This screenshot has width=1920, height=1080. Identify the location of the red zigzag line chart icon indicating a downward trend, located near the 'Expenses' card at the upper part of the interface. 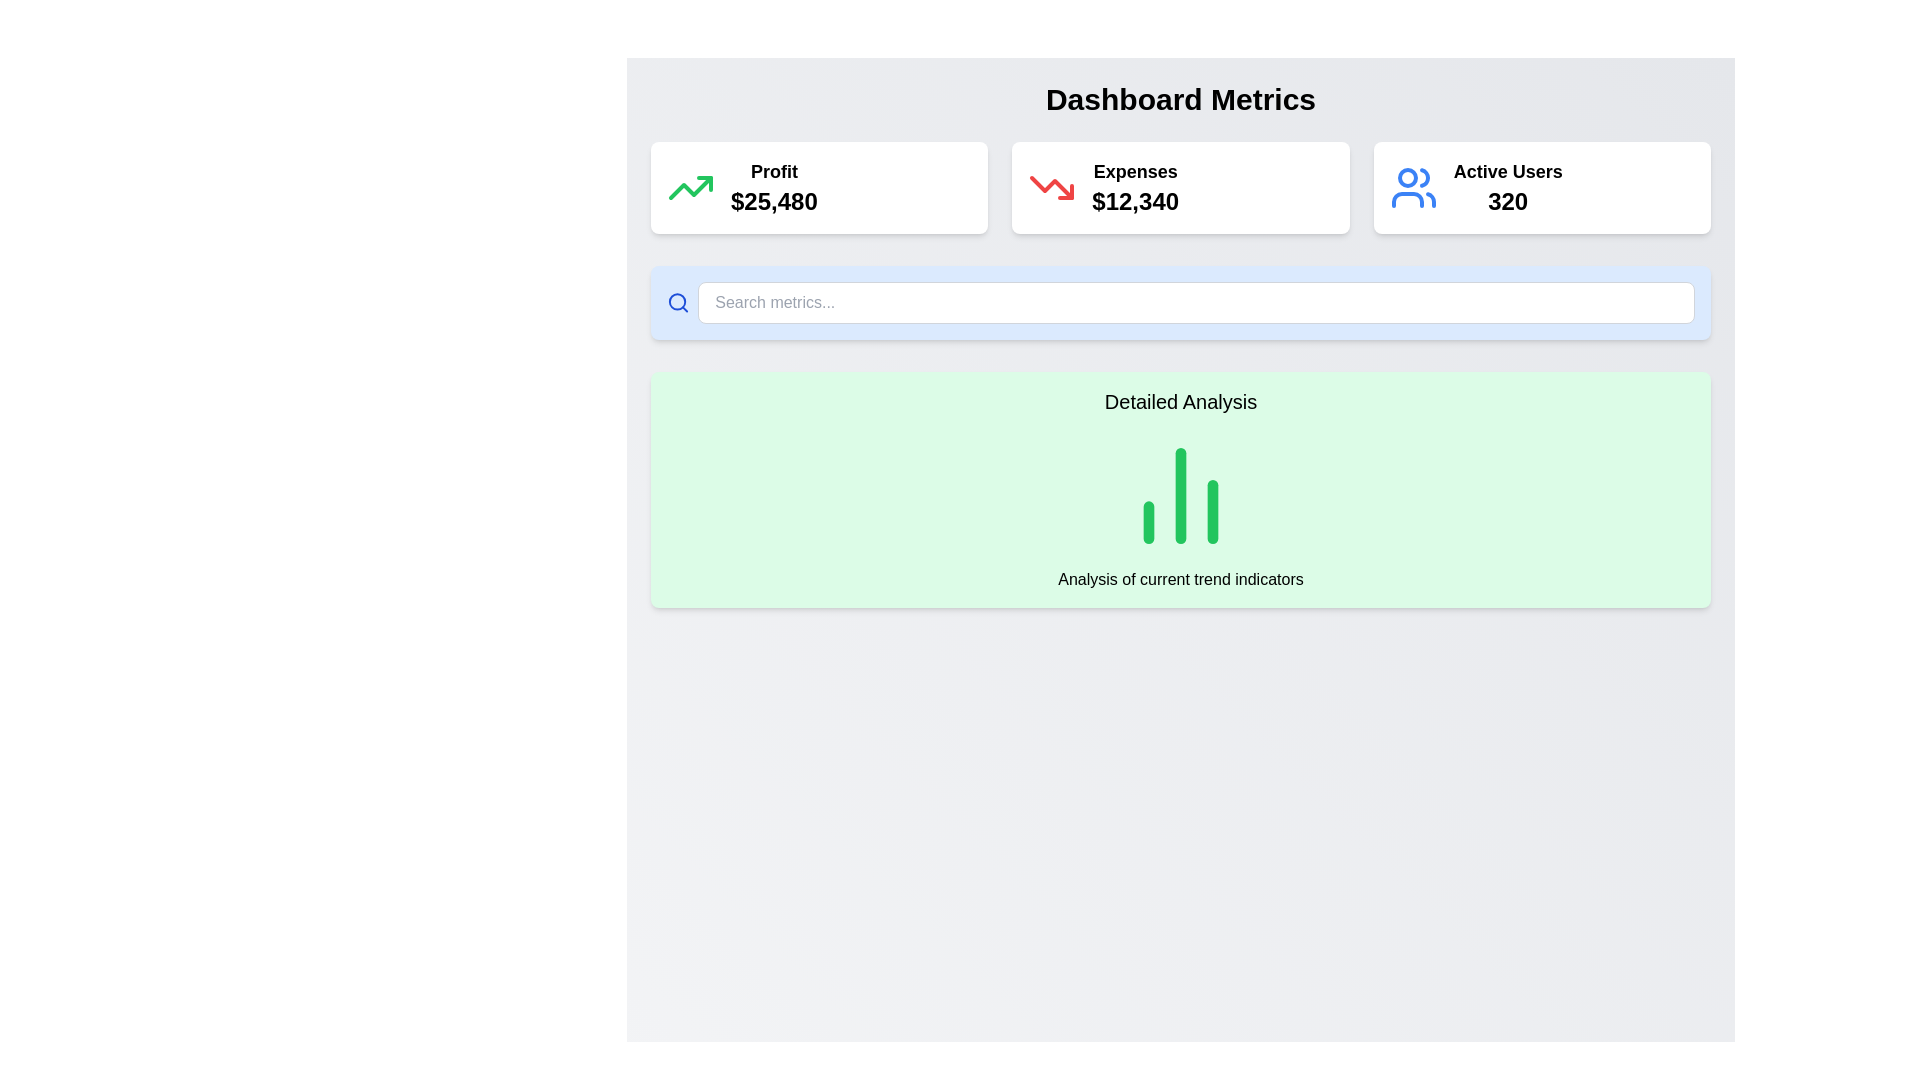
(1051, 188).